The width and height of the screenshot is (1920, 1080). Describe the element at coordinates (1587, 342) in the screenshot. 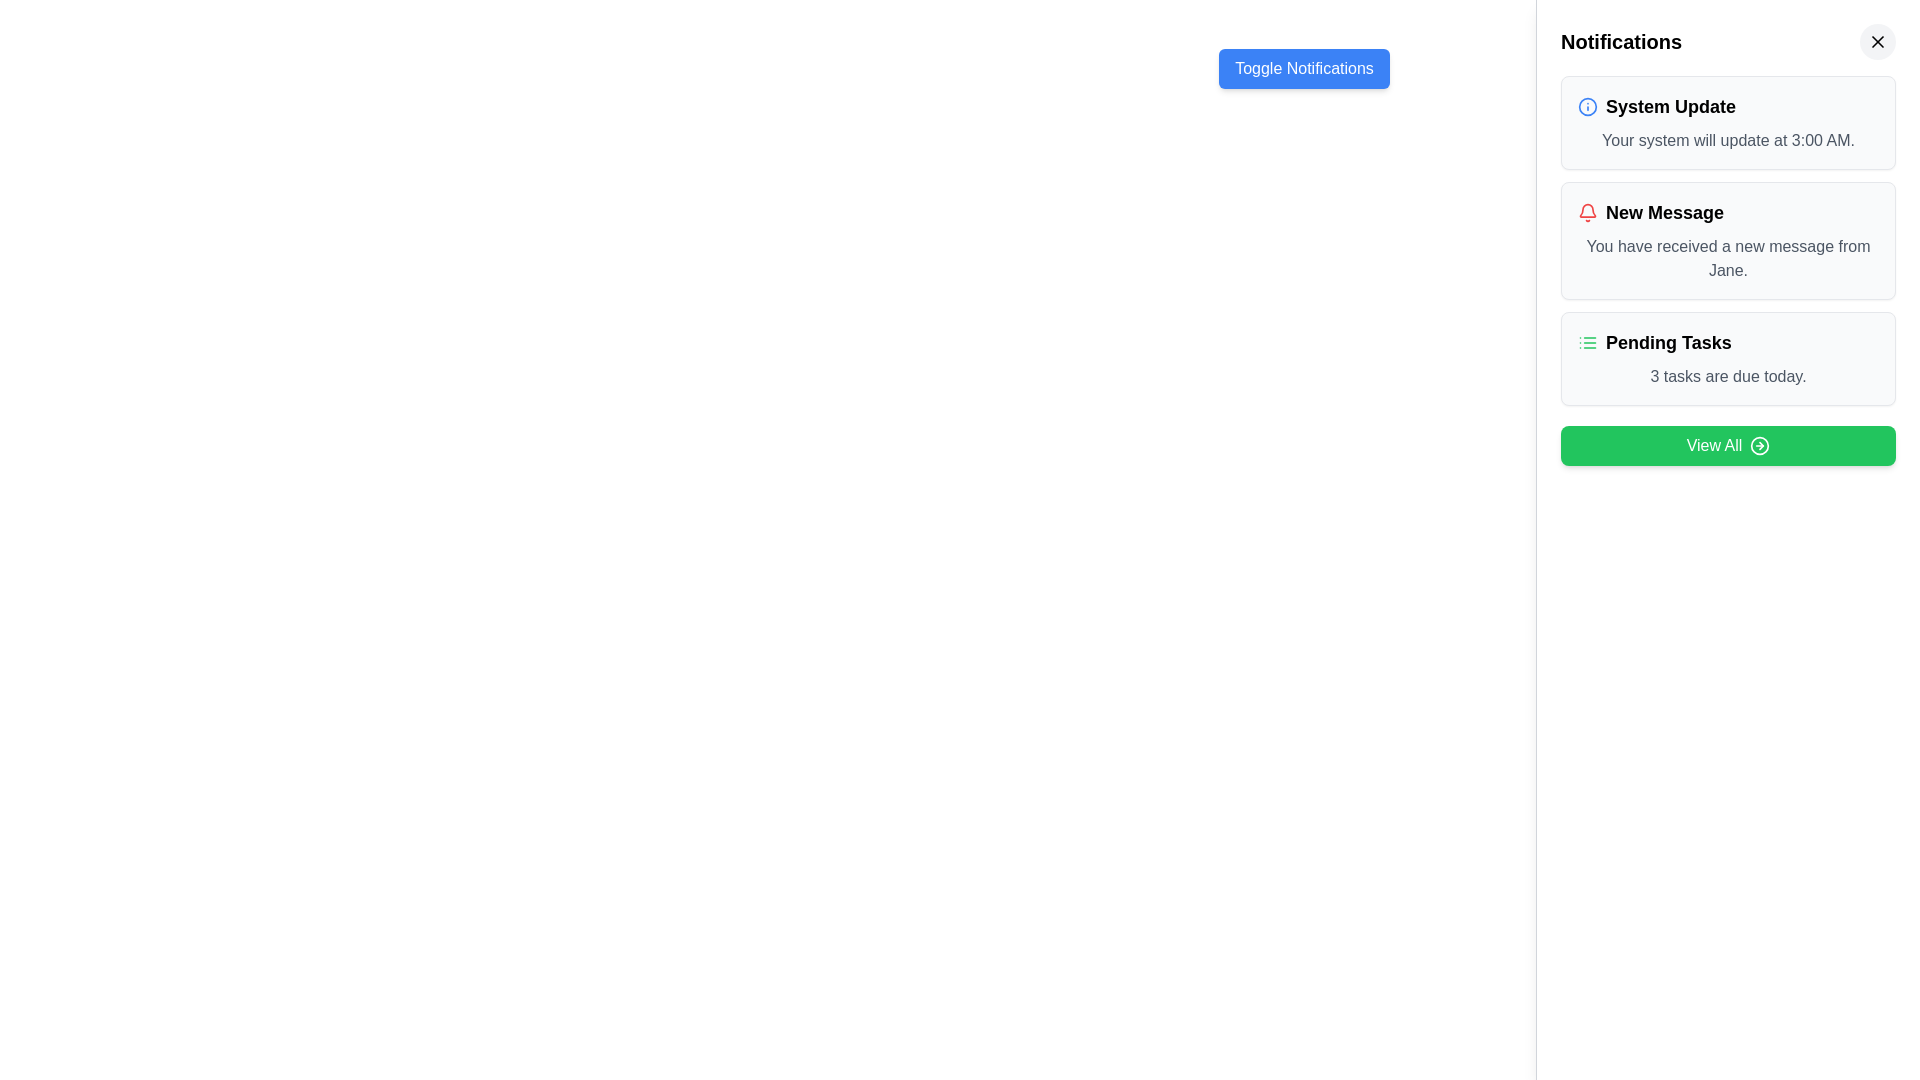

I see `the icon indicating pending tasks, located to the left of the 'Pending Tasks' label in the notifications section` at that location.